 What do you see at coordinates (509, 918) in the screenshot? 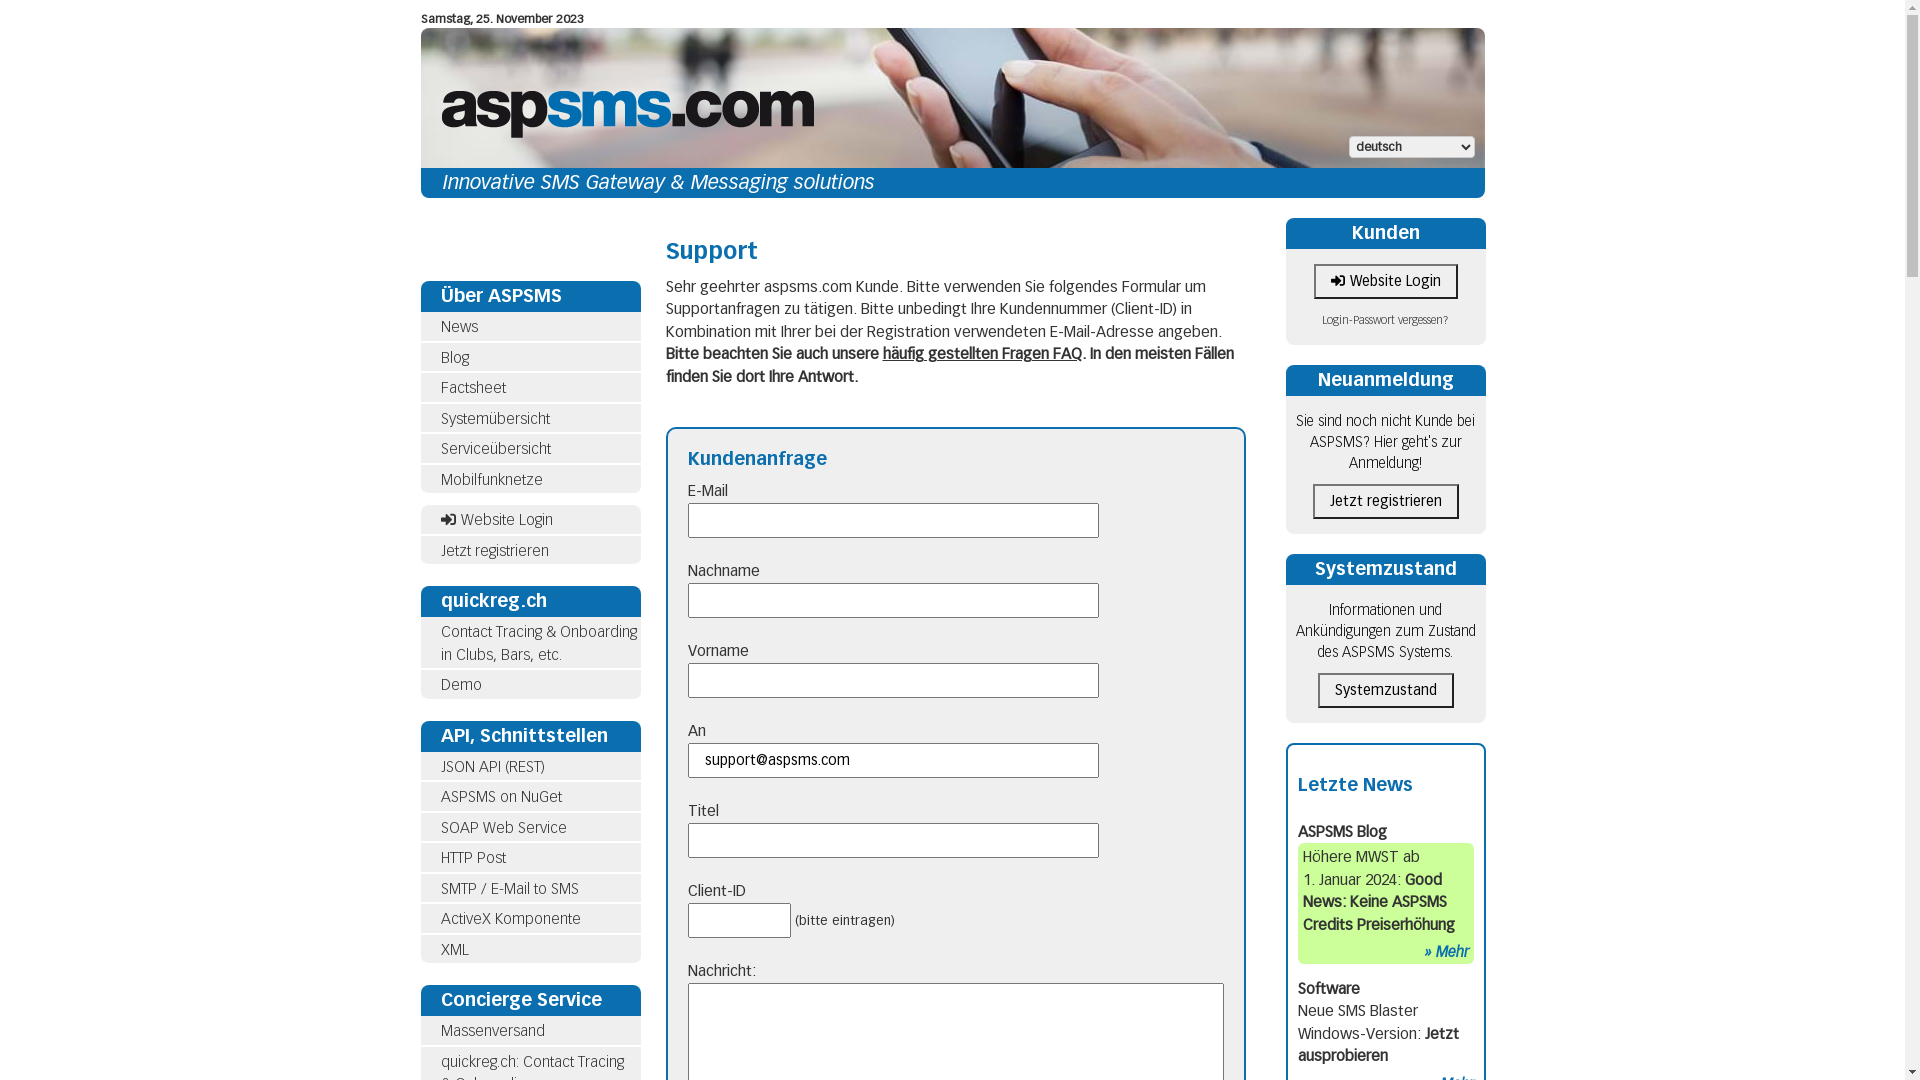
I see `'ActiveX Komponente'` at bounding box center [509, 918].